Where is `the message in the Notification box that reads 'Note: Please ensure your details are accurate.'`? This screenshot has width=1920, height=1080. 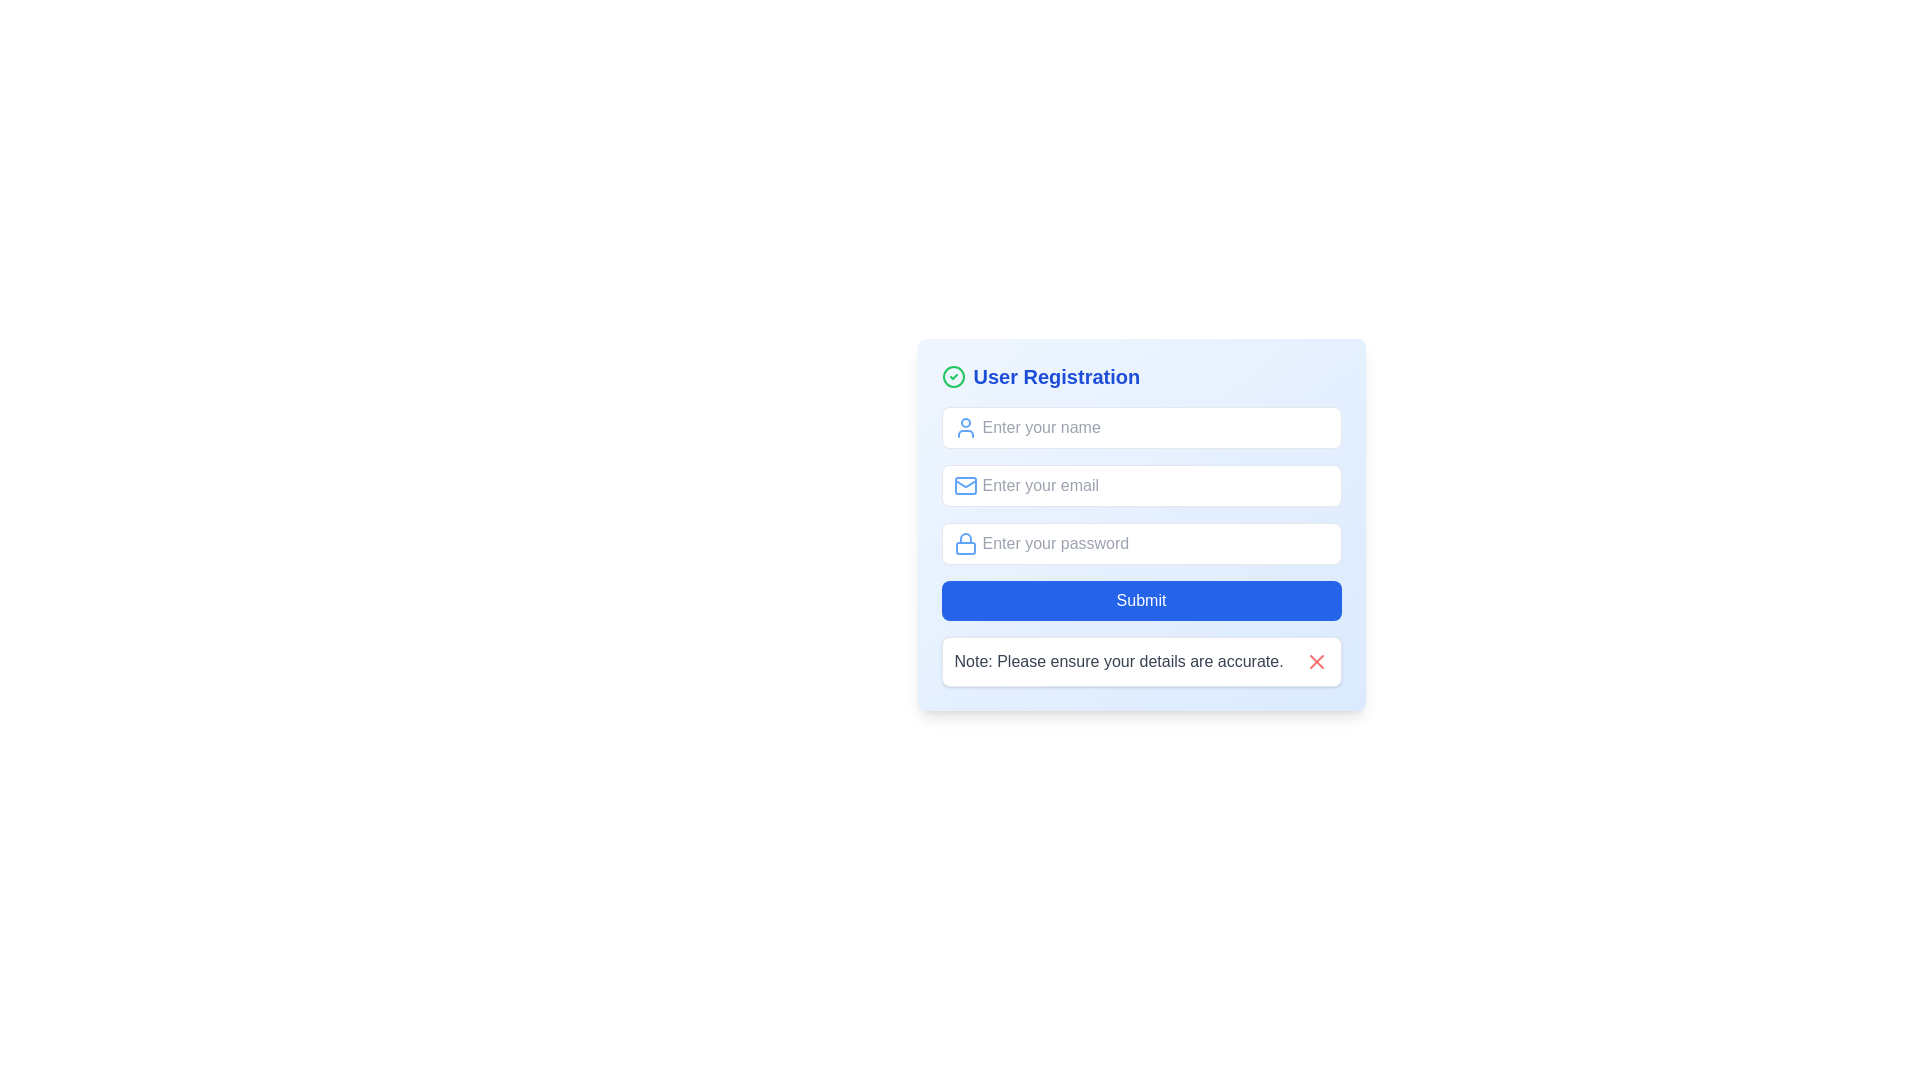
the message in the Notification box that reads 'Note: Please ensure your details are accurate.' is located at coordinates (1141, 662).